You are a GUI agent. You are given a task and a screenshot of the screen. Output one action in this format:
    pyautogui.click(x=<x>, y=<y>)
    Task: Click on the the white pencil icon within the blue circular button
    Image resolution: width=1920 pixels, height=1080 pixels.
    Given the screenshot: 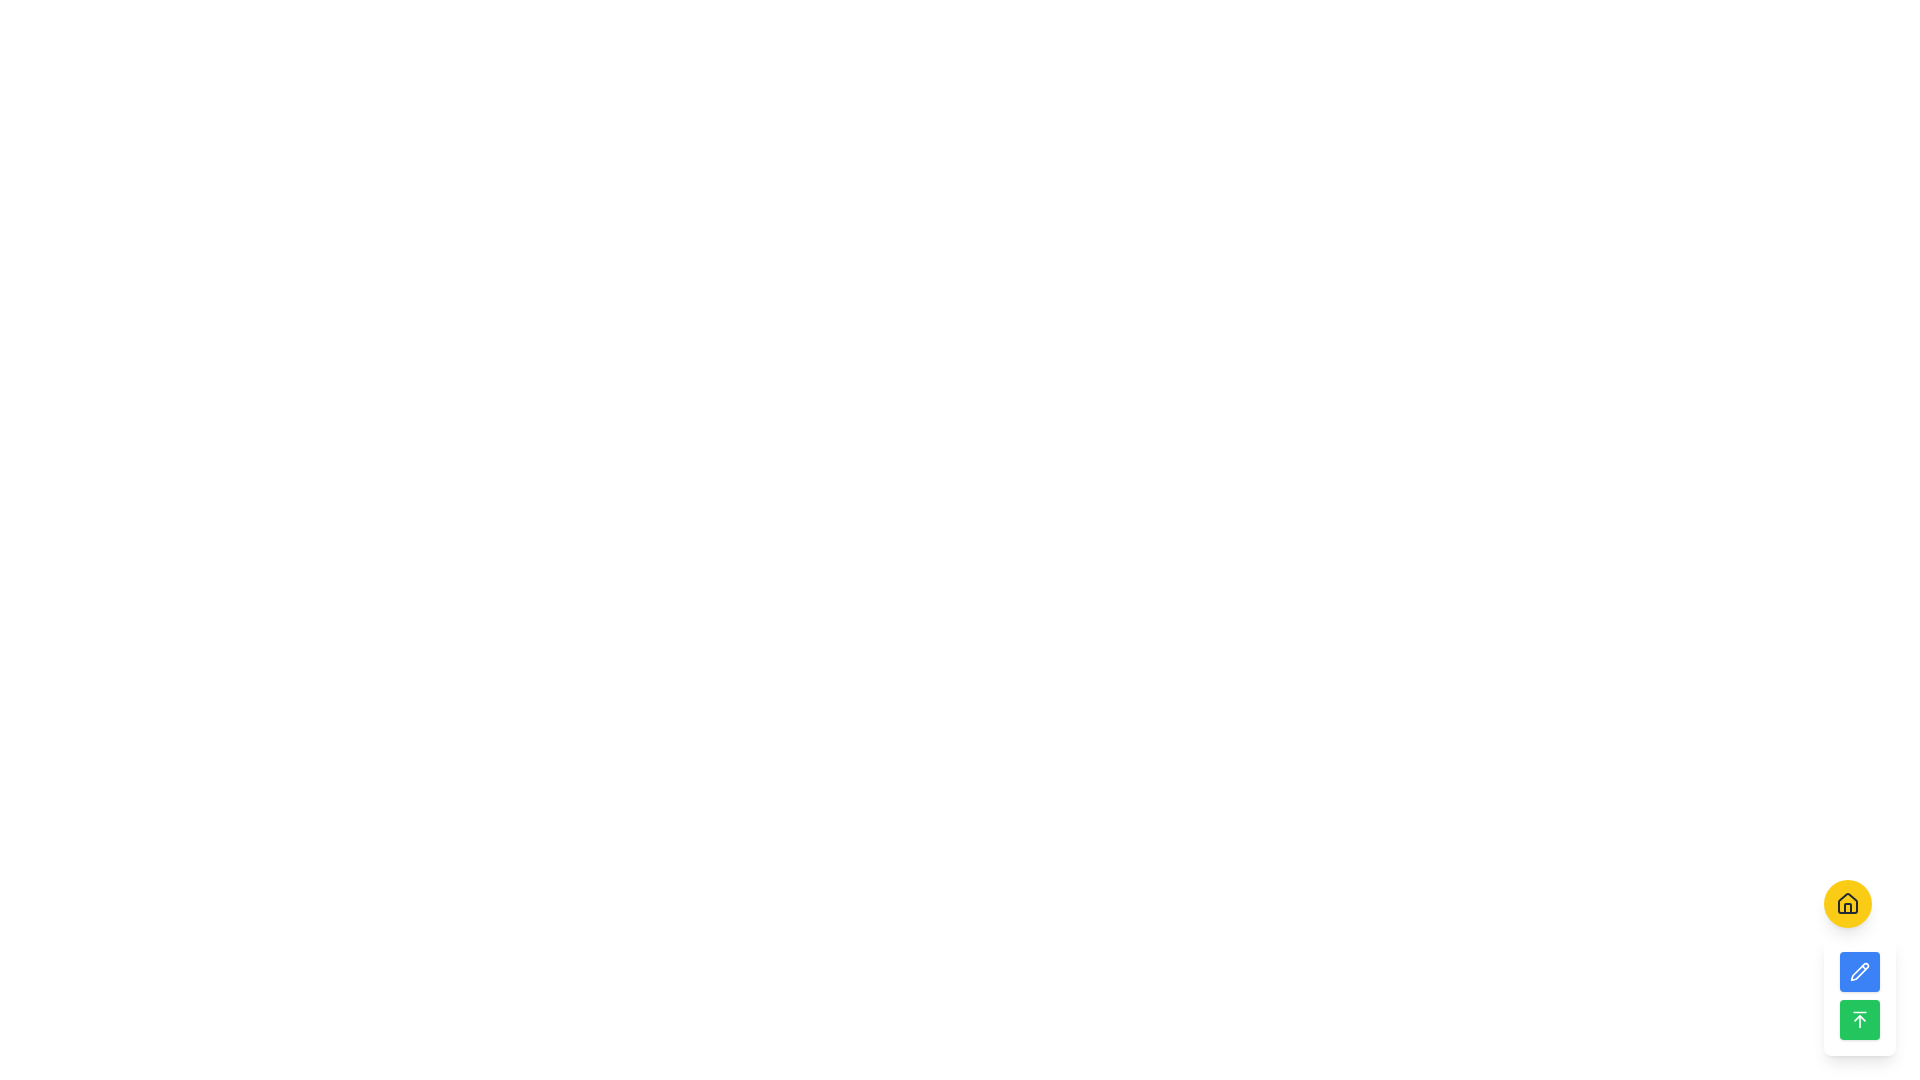 What is the action you would take?
    pyautogui.click(x=1859, y=971)
    